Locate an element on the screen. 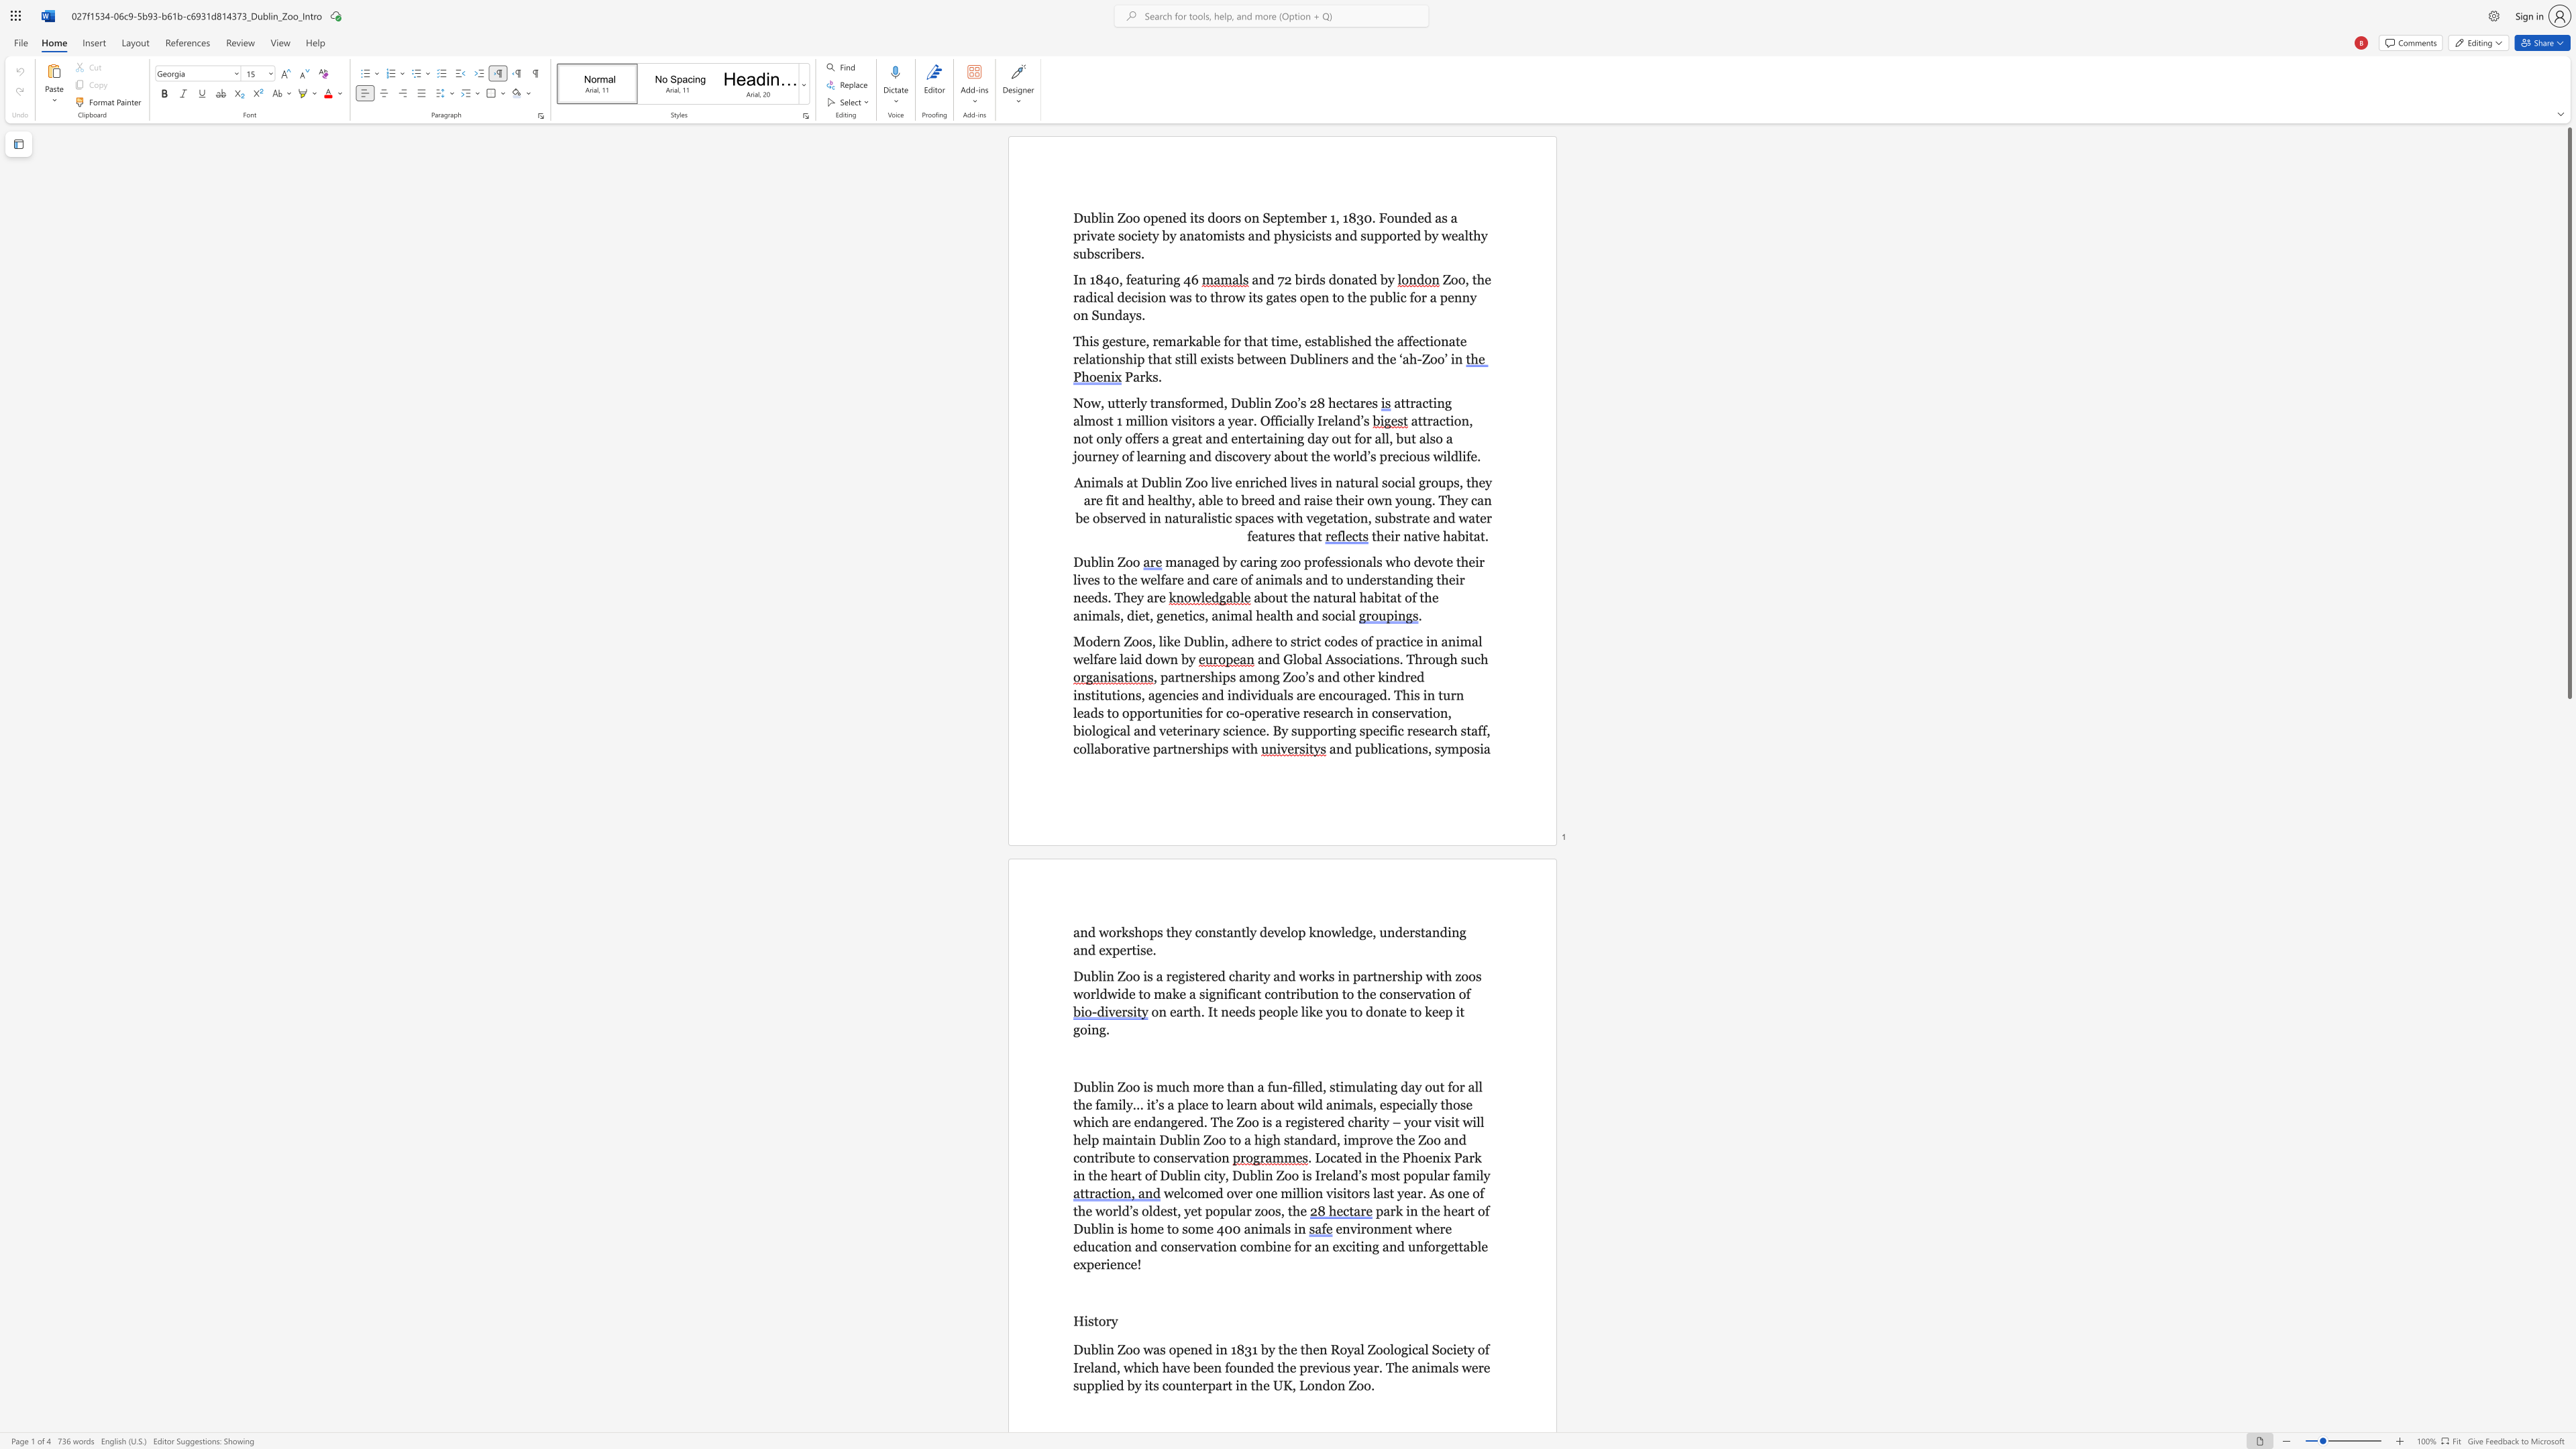 The image size is (2576, 1449). the 10th character "i" in the text is located at coordinates (1226, 993).